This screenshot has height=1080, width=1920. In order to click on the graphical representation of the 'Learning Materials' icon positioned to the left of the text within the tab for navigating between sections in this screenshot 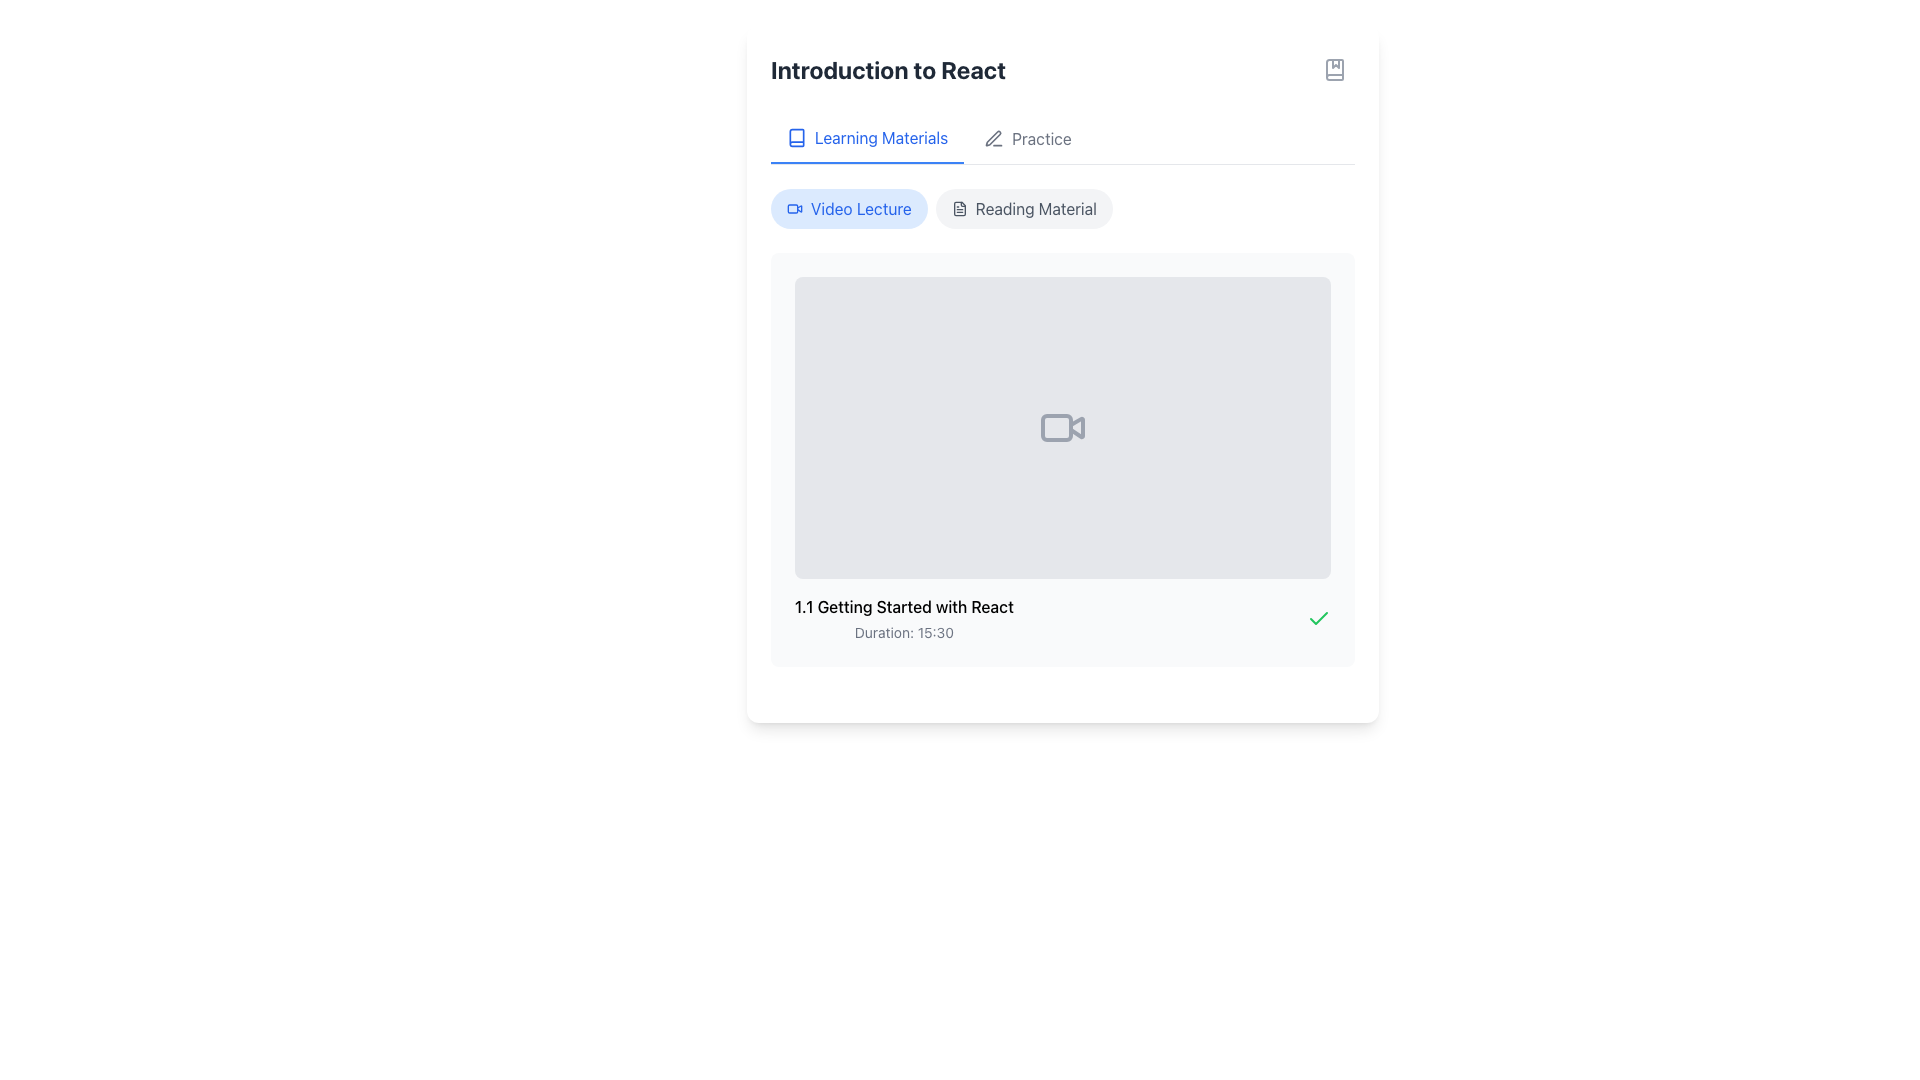, I will do `click(795, 137)`.